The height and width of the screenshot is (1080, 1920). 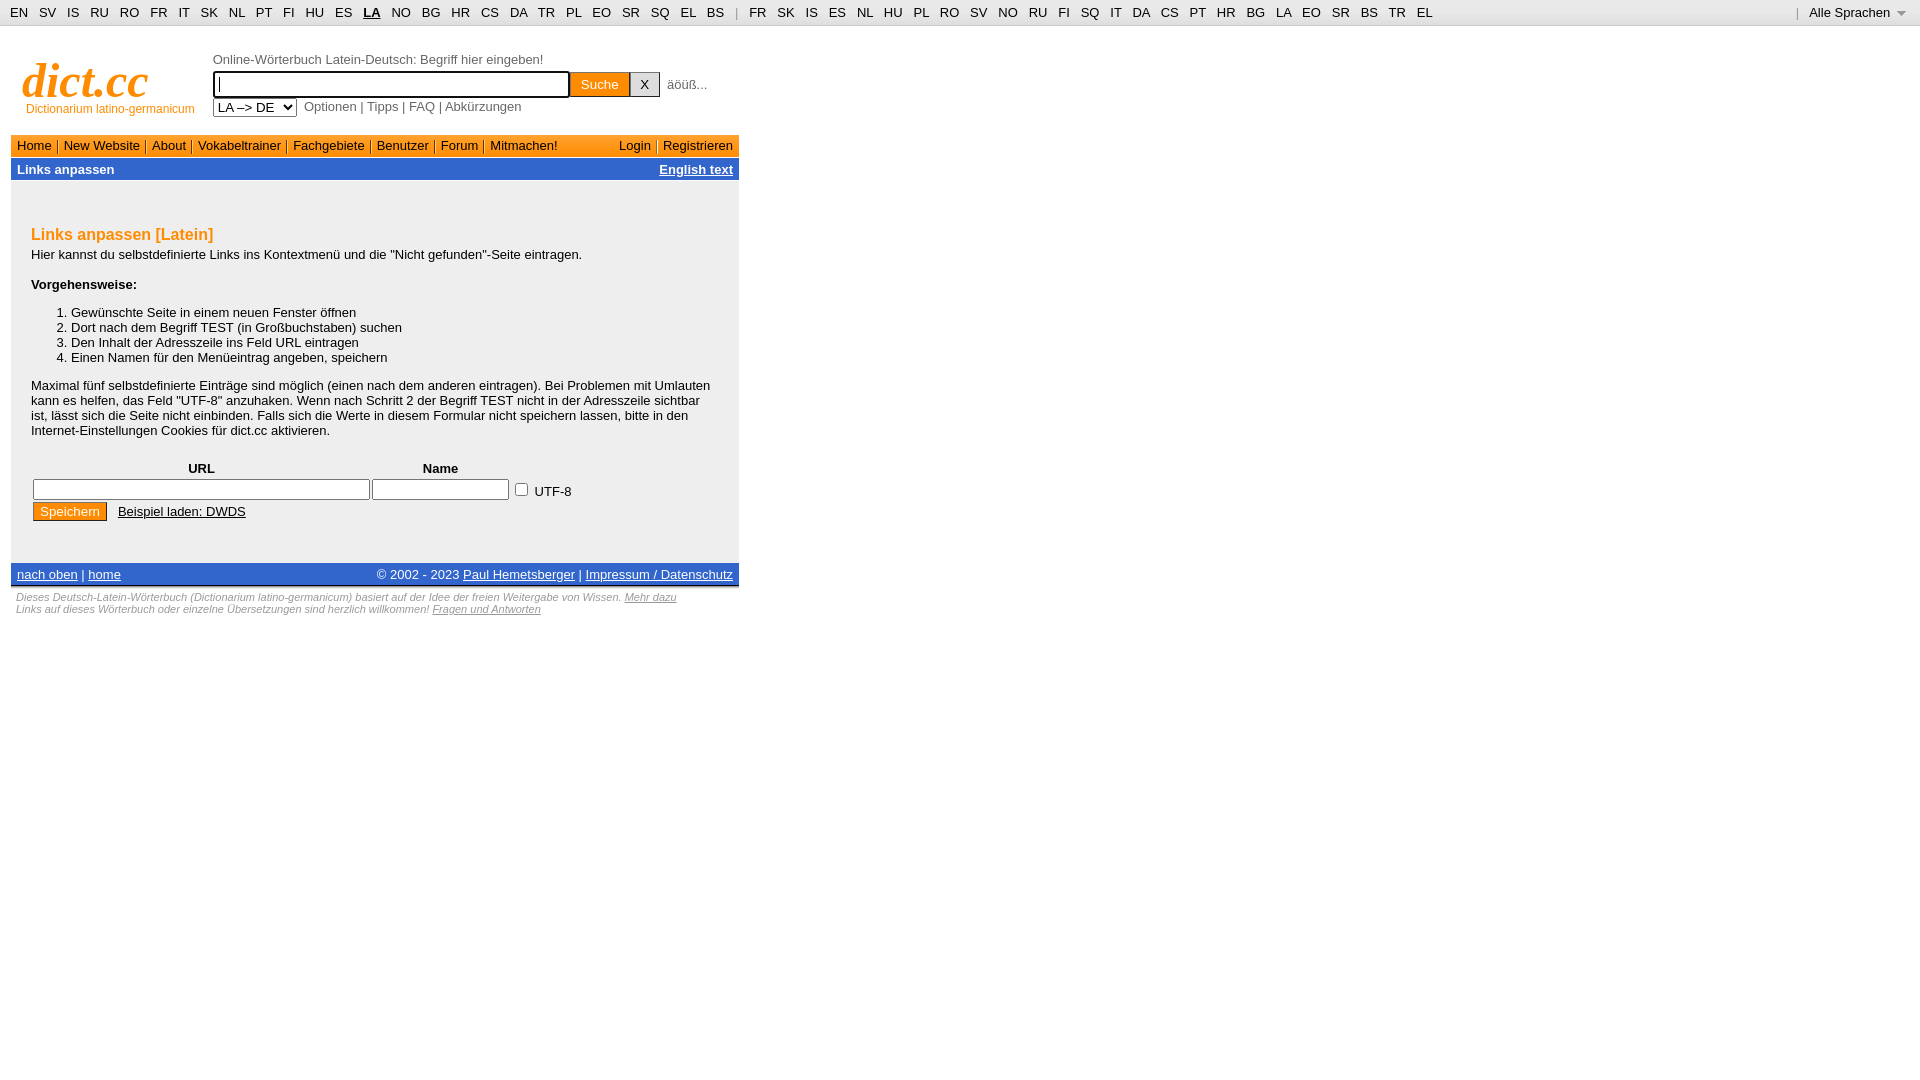 What do you see at coordinates (177, 12) in the screenshot?
I see `'IT'` at bounding box center [177, 12].